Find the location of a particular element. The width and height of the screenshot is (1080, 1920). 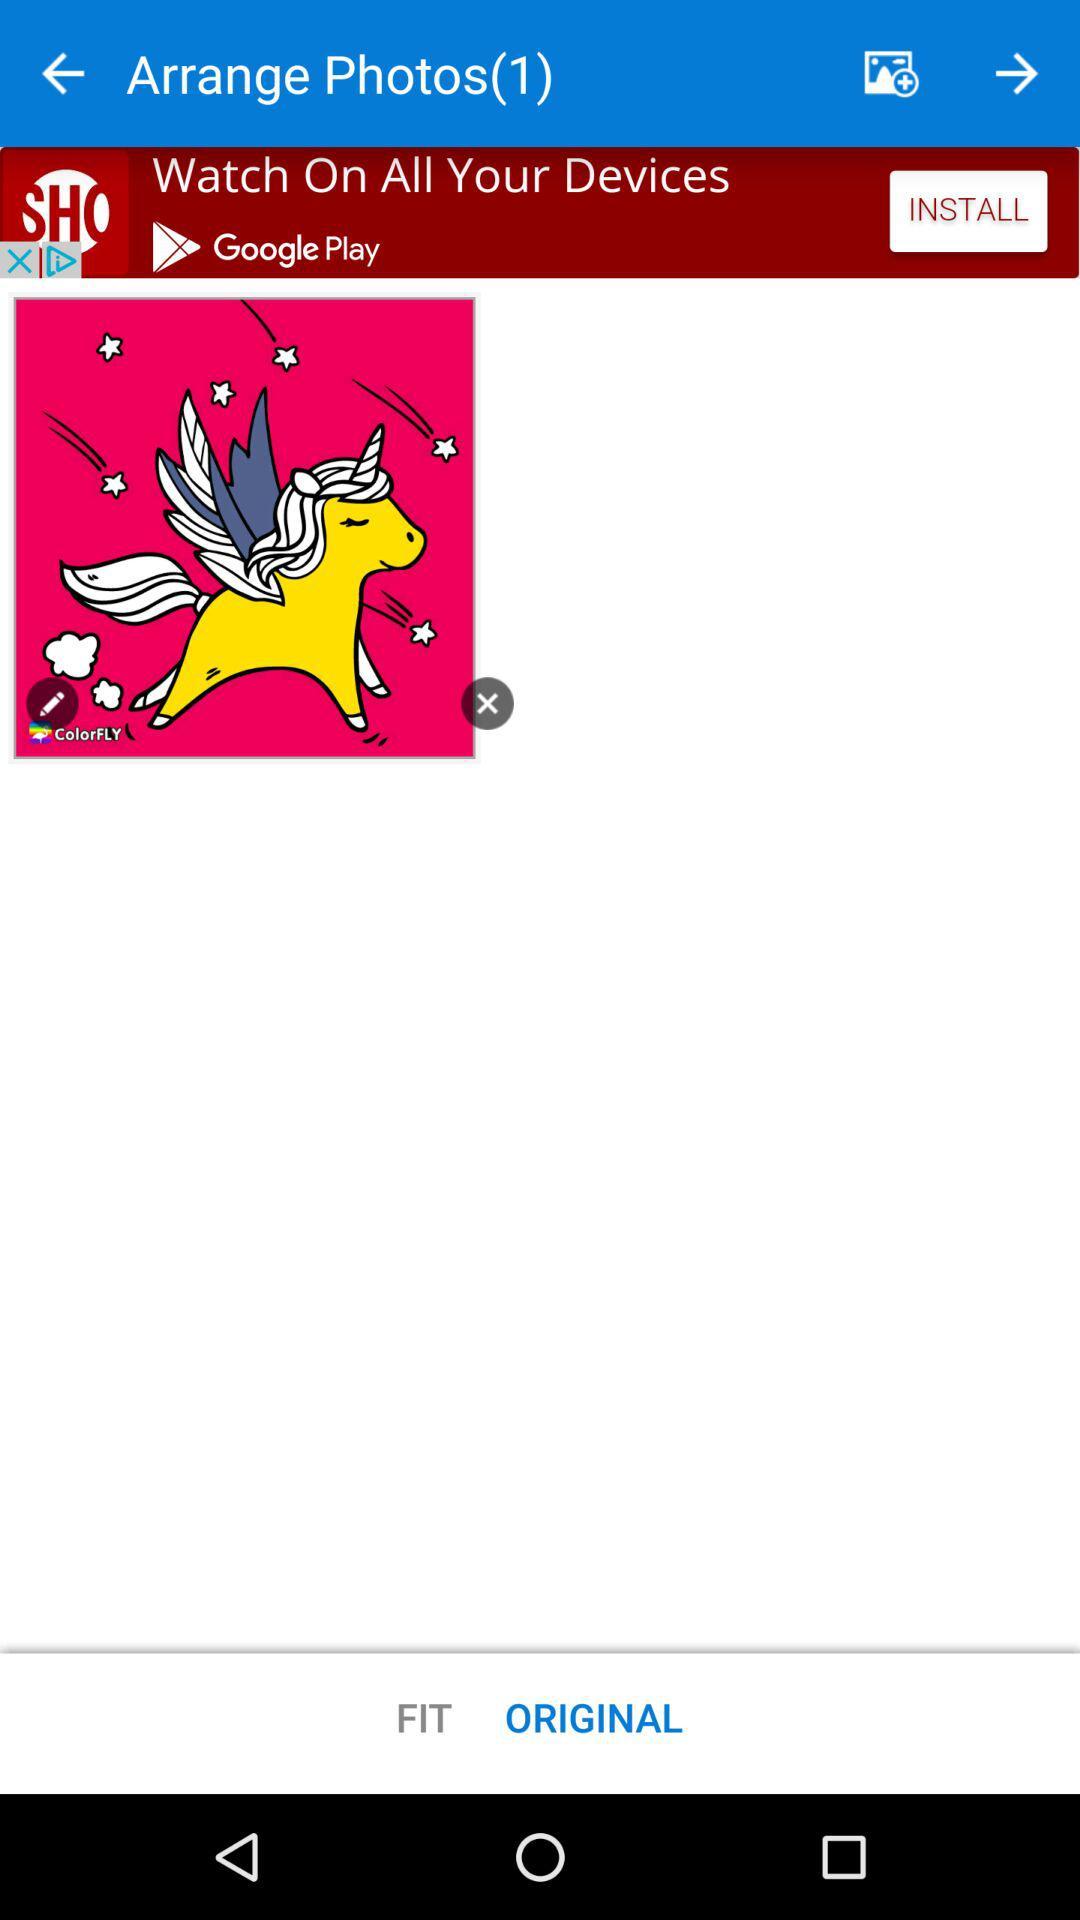

exit button is located at coordinates (487, 703).